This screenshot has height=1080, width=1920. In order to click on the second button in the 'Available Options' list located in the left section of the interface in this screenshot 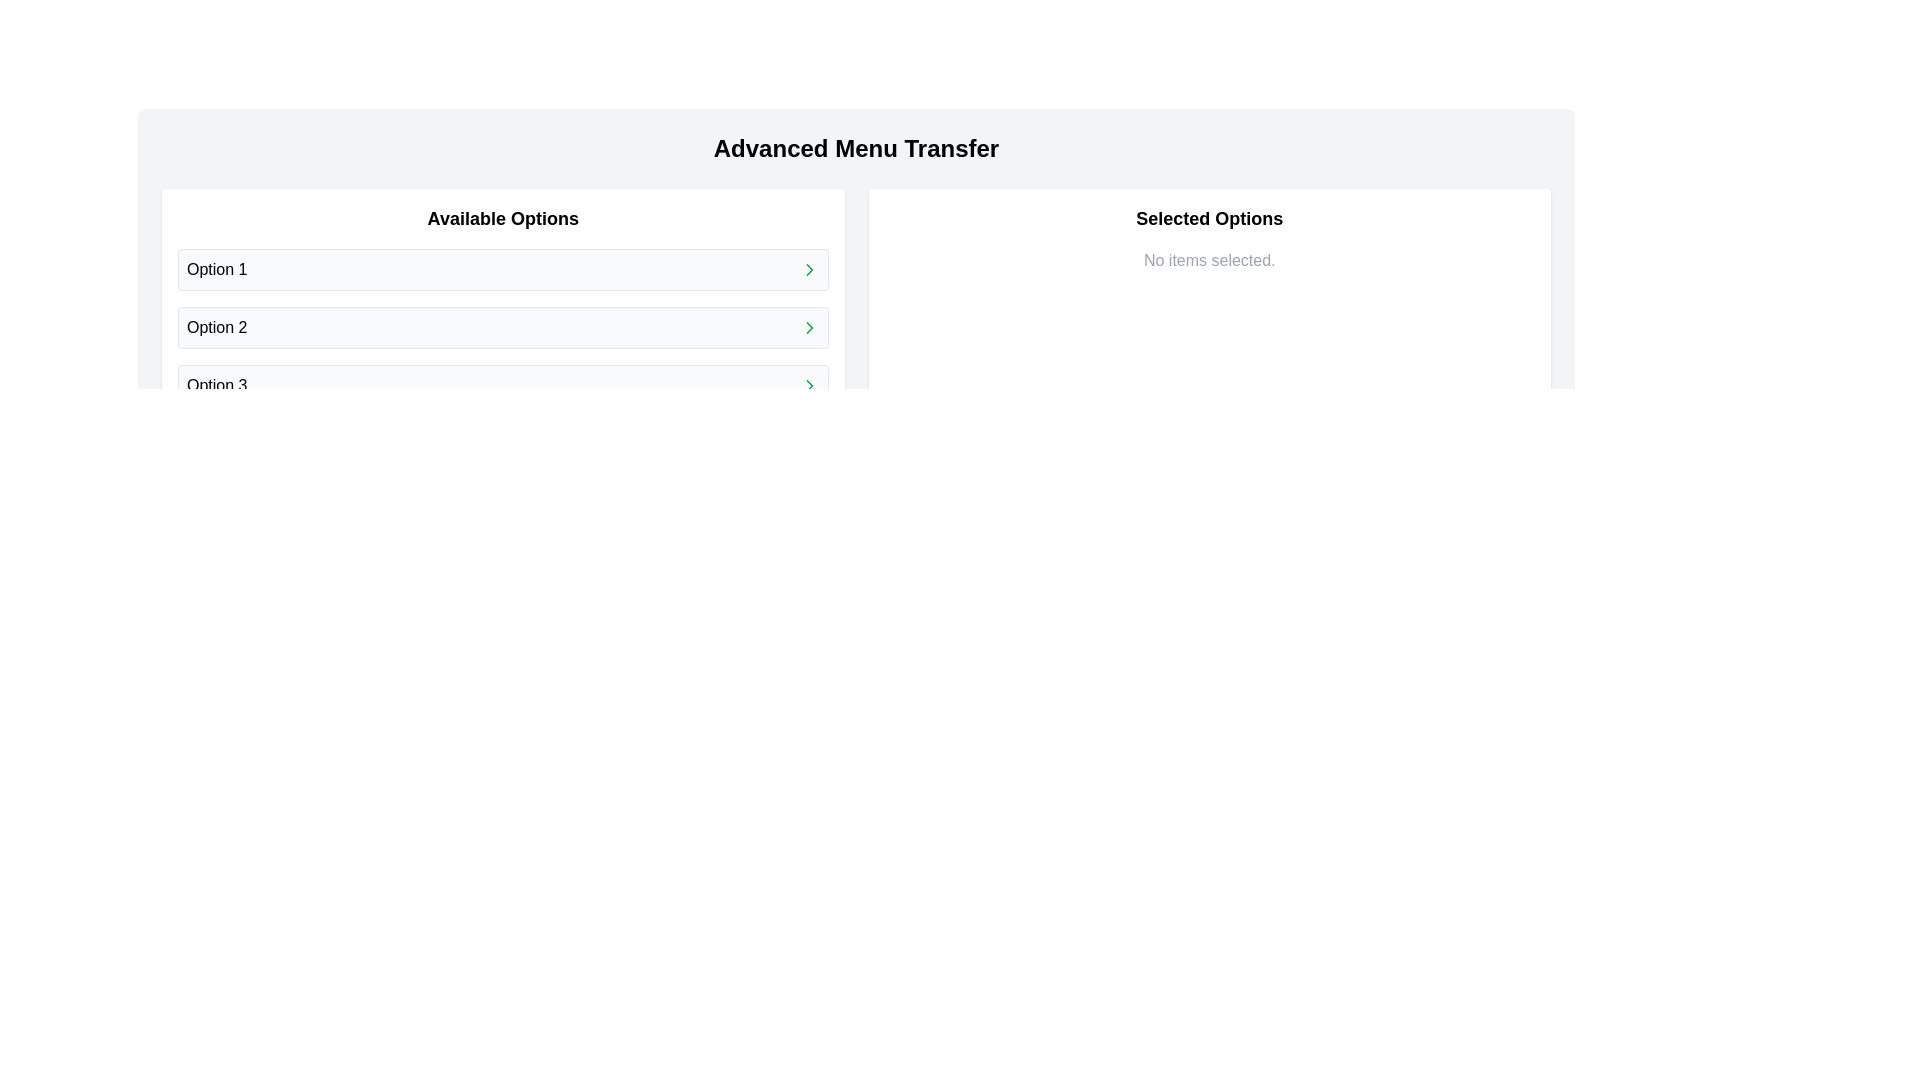, I will do `click(503, 326)`.